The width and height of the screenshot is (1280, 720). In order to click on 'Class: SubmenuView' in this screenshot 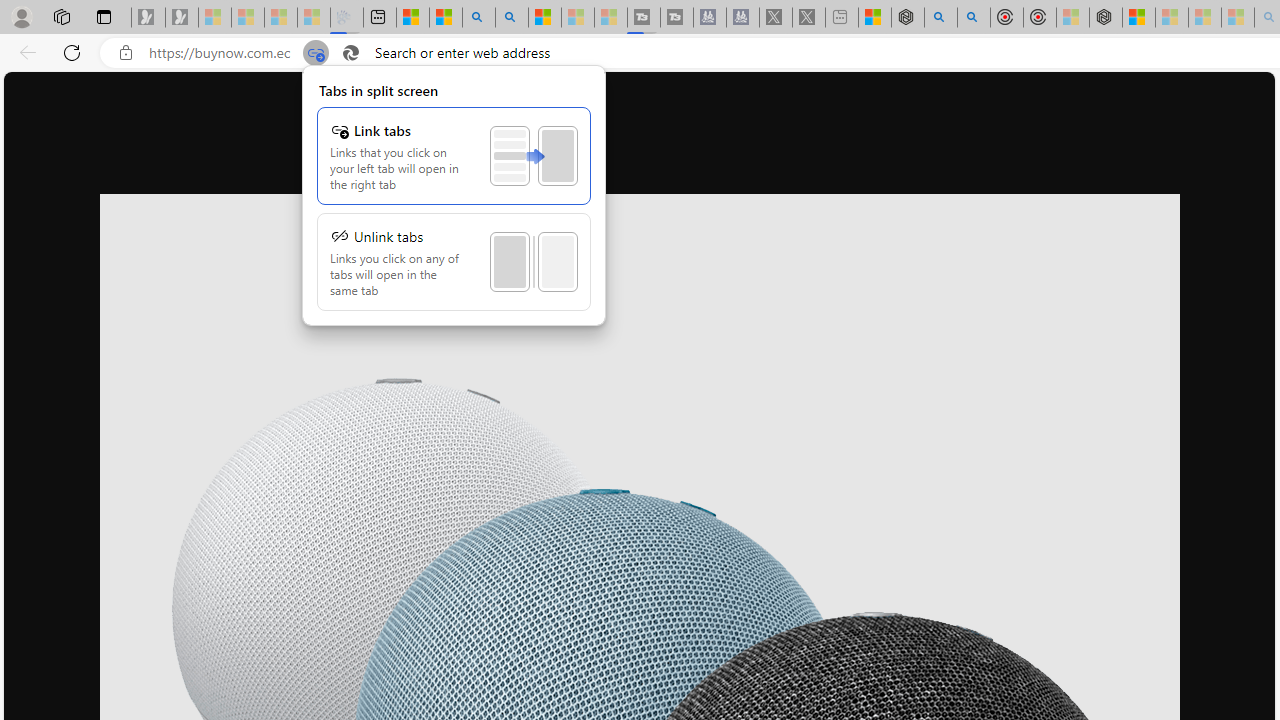, I will do `click(453, 195)`.